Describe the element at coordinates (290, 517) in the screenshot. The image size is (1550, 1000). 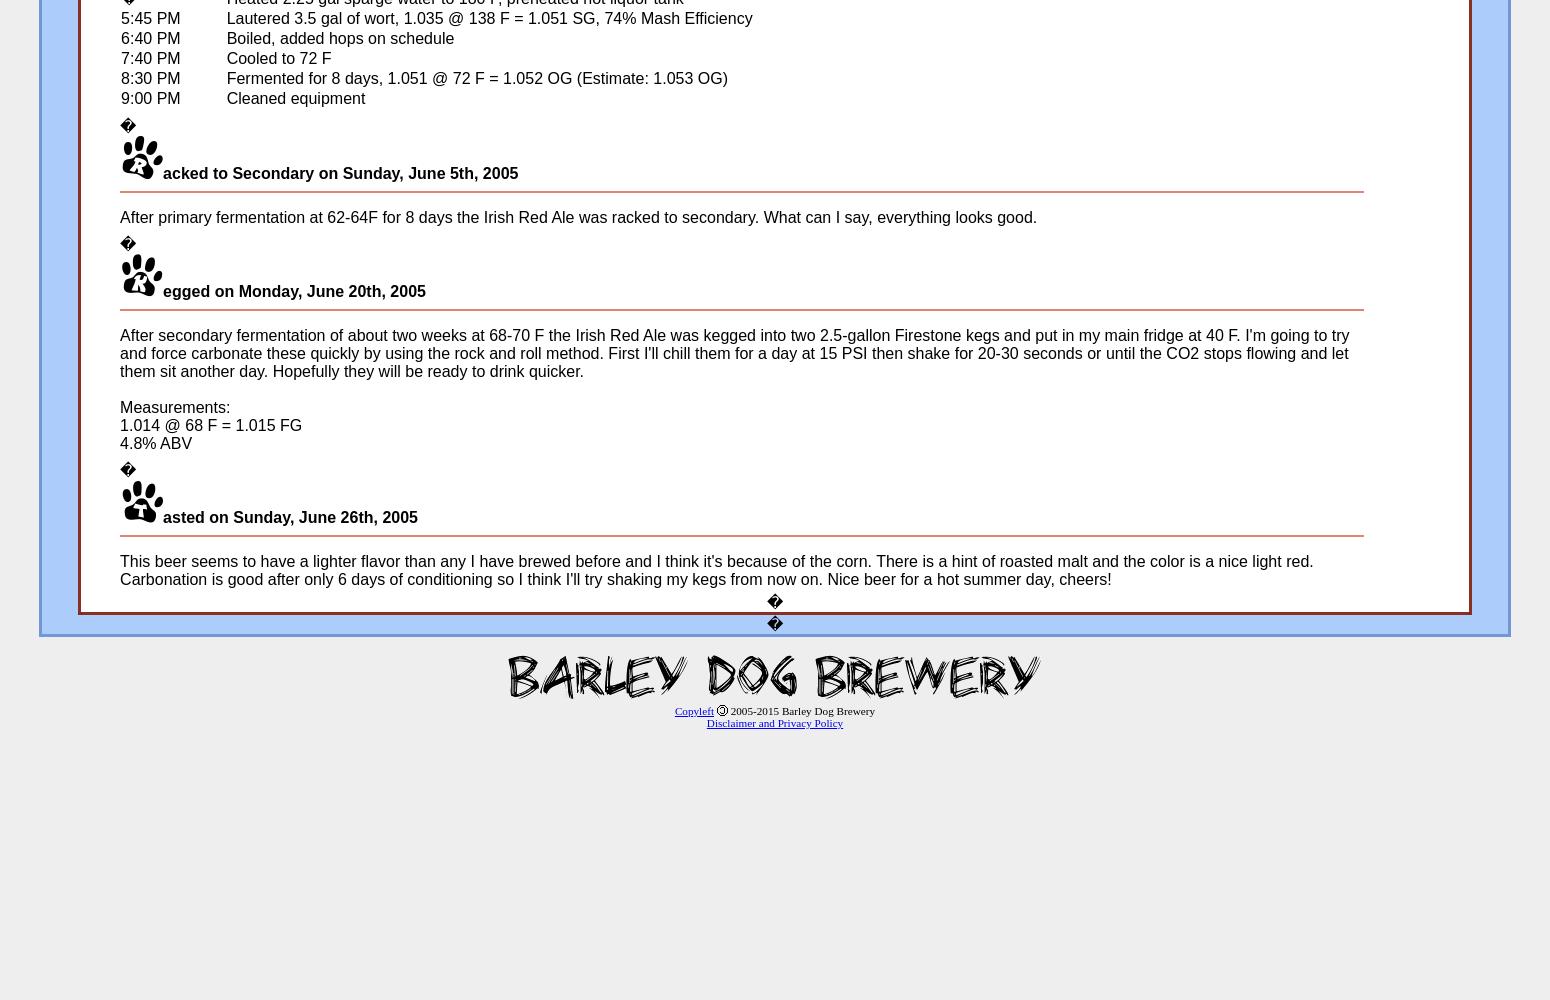
I see `'asted on Sunday, June 26th, 2005'` at that location.